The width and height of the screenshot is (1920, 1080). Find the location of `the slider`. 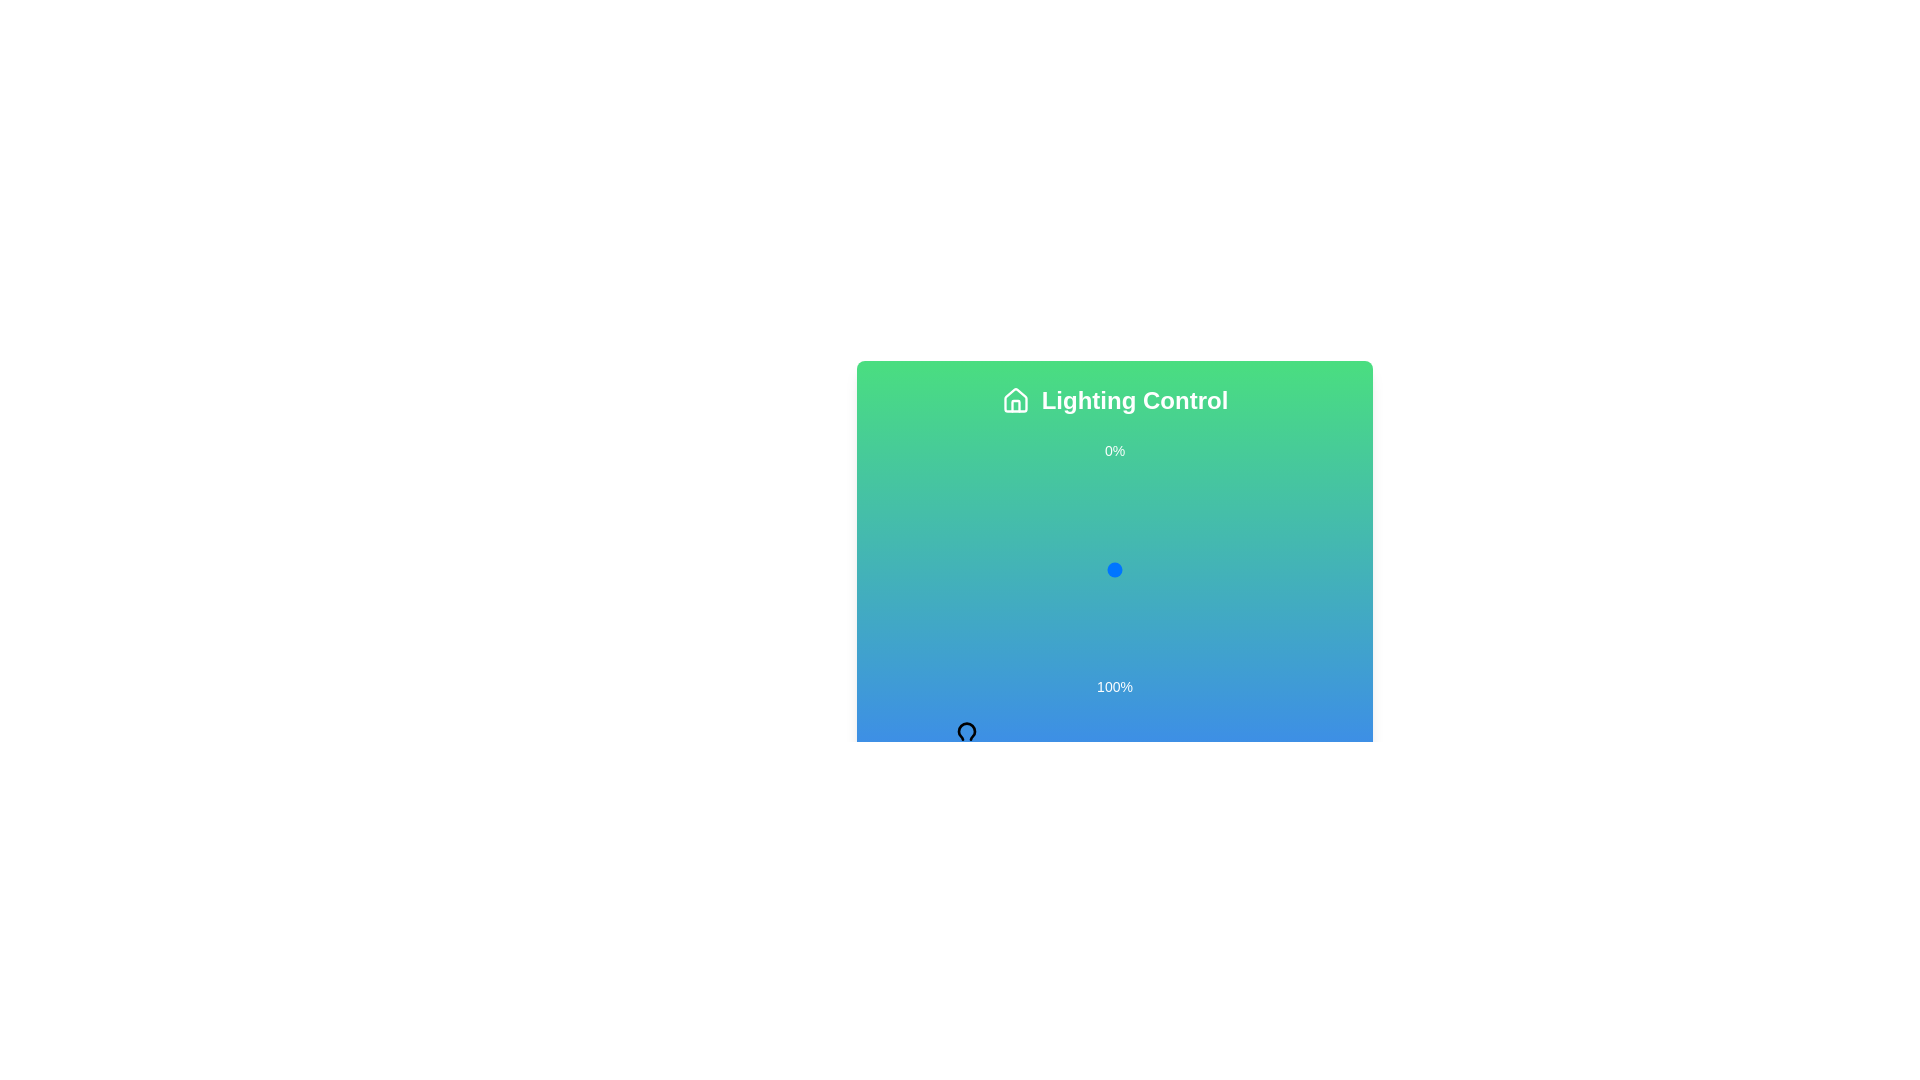

the slider is located at coordinates (1113, 570).